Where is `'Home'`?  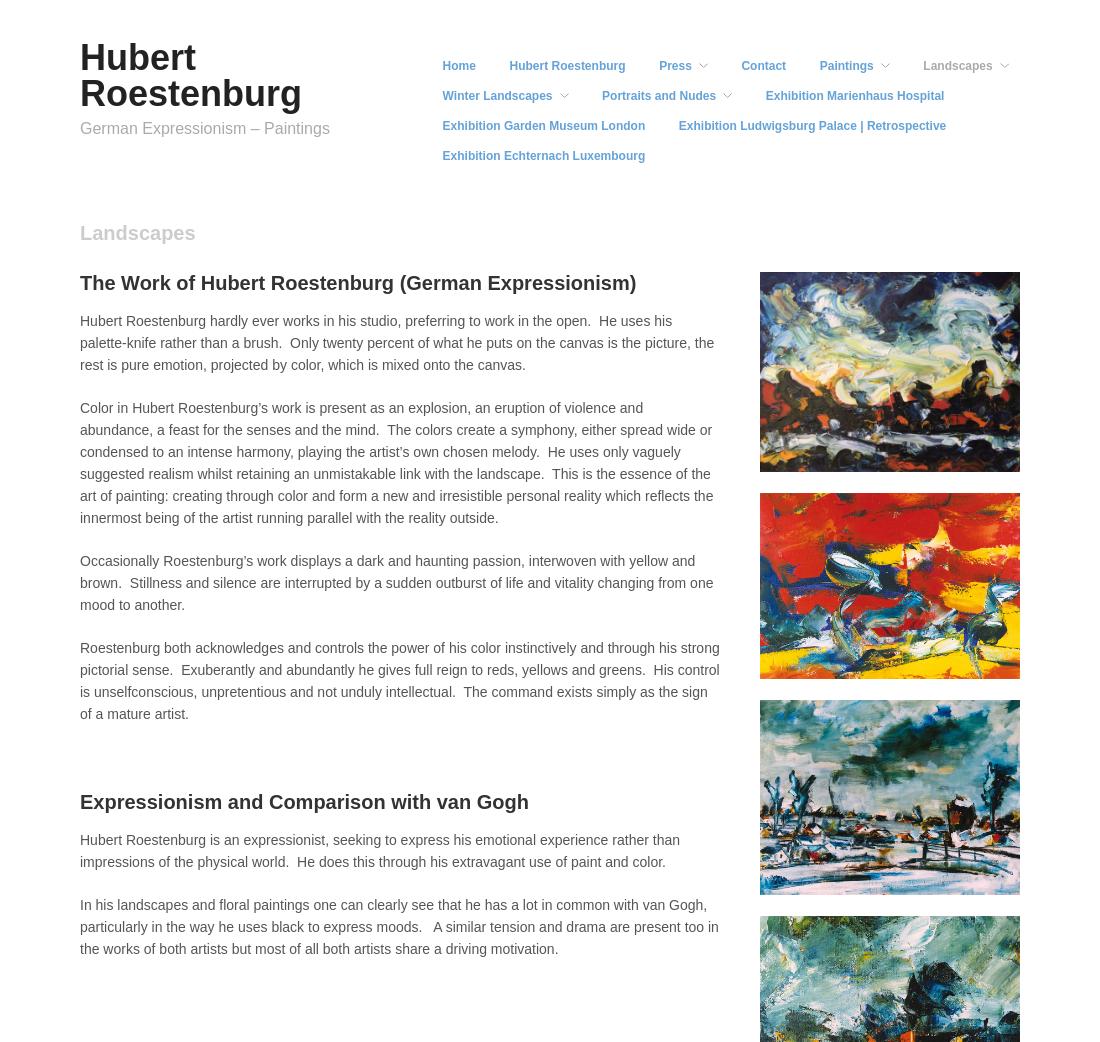
'Home' is located at coordinates (457, 64).